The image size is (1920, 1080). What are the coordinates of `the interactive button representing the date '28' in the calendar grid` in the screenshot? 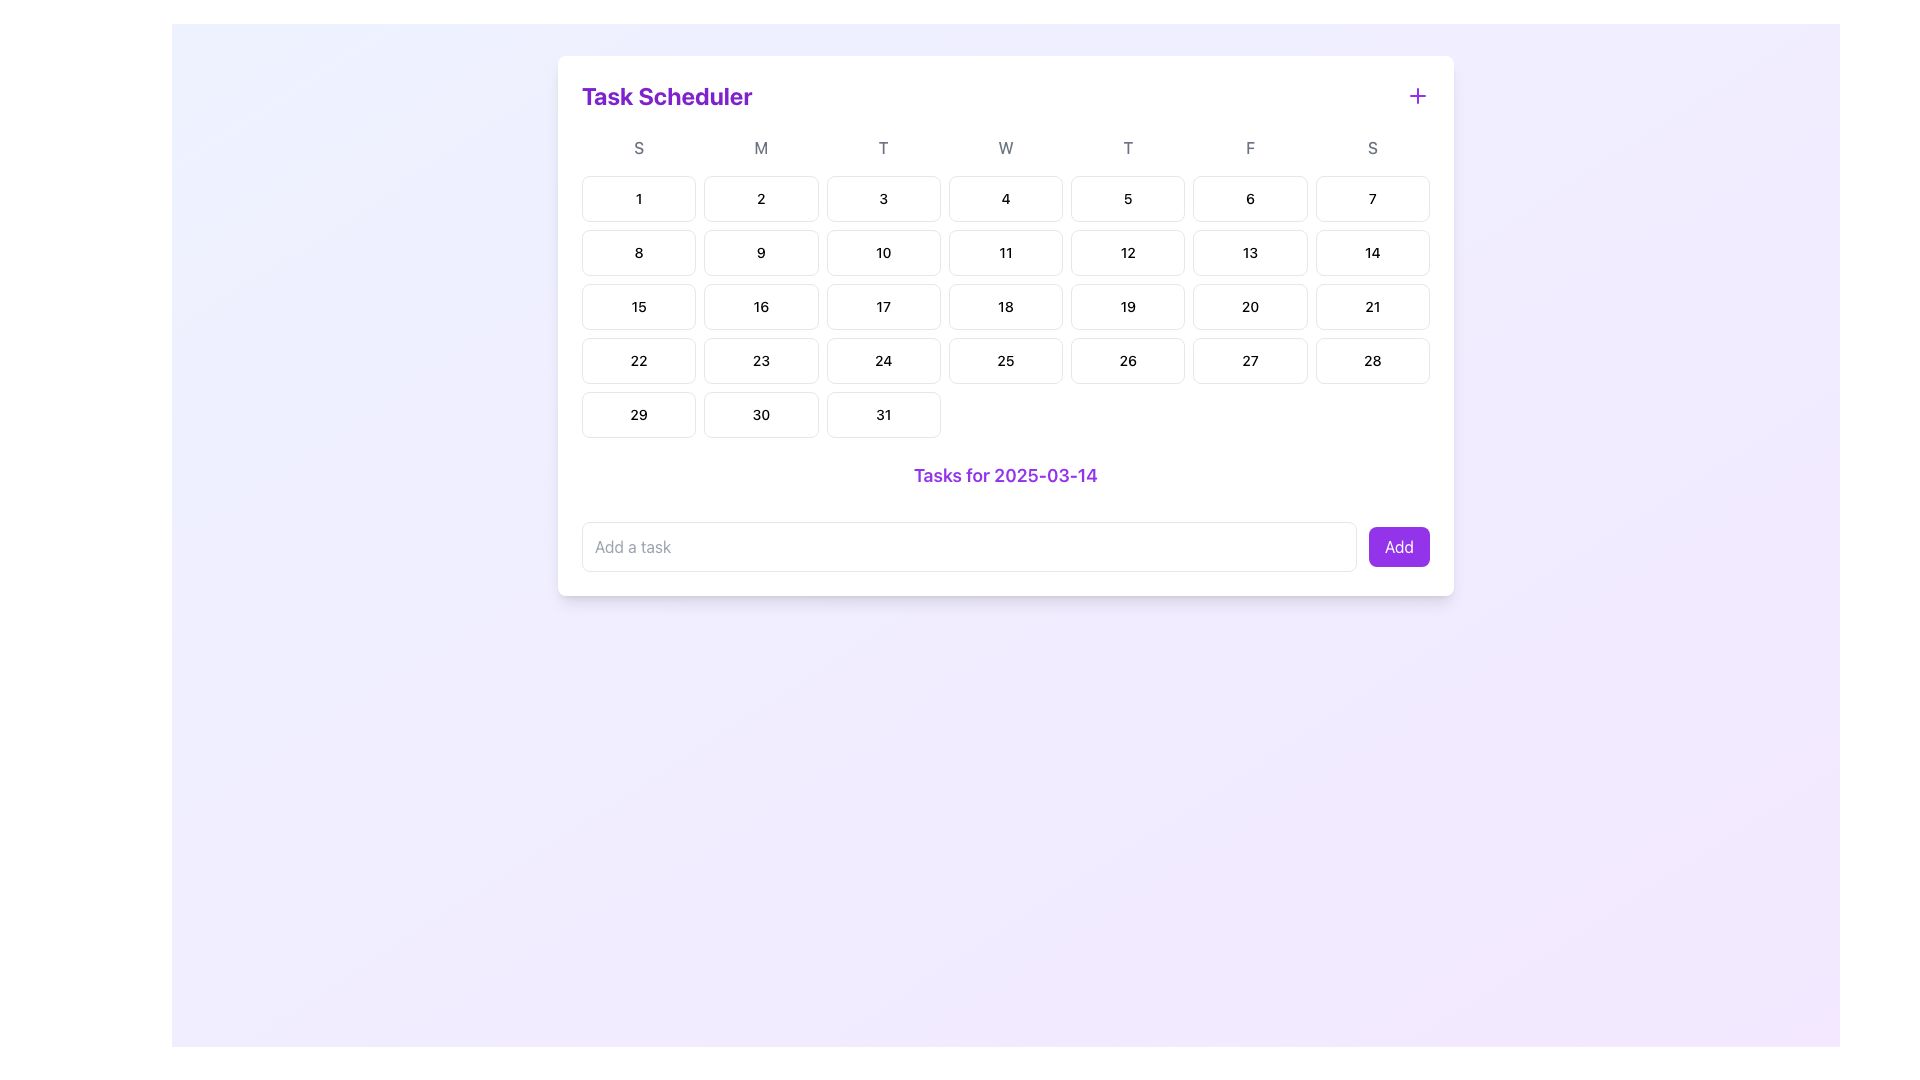 It's located at (1371, 361).